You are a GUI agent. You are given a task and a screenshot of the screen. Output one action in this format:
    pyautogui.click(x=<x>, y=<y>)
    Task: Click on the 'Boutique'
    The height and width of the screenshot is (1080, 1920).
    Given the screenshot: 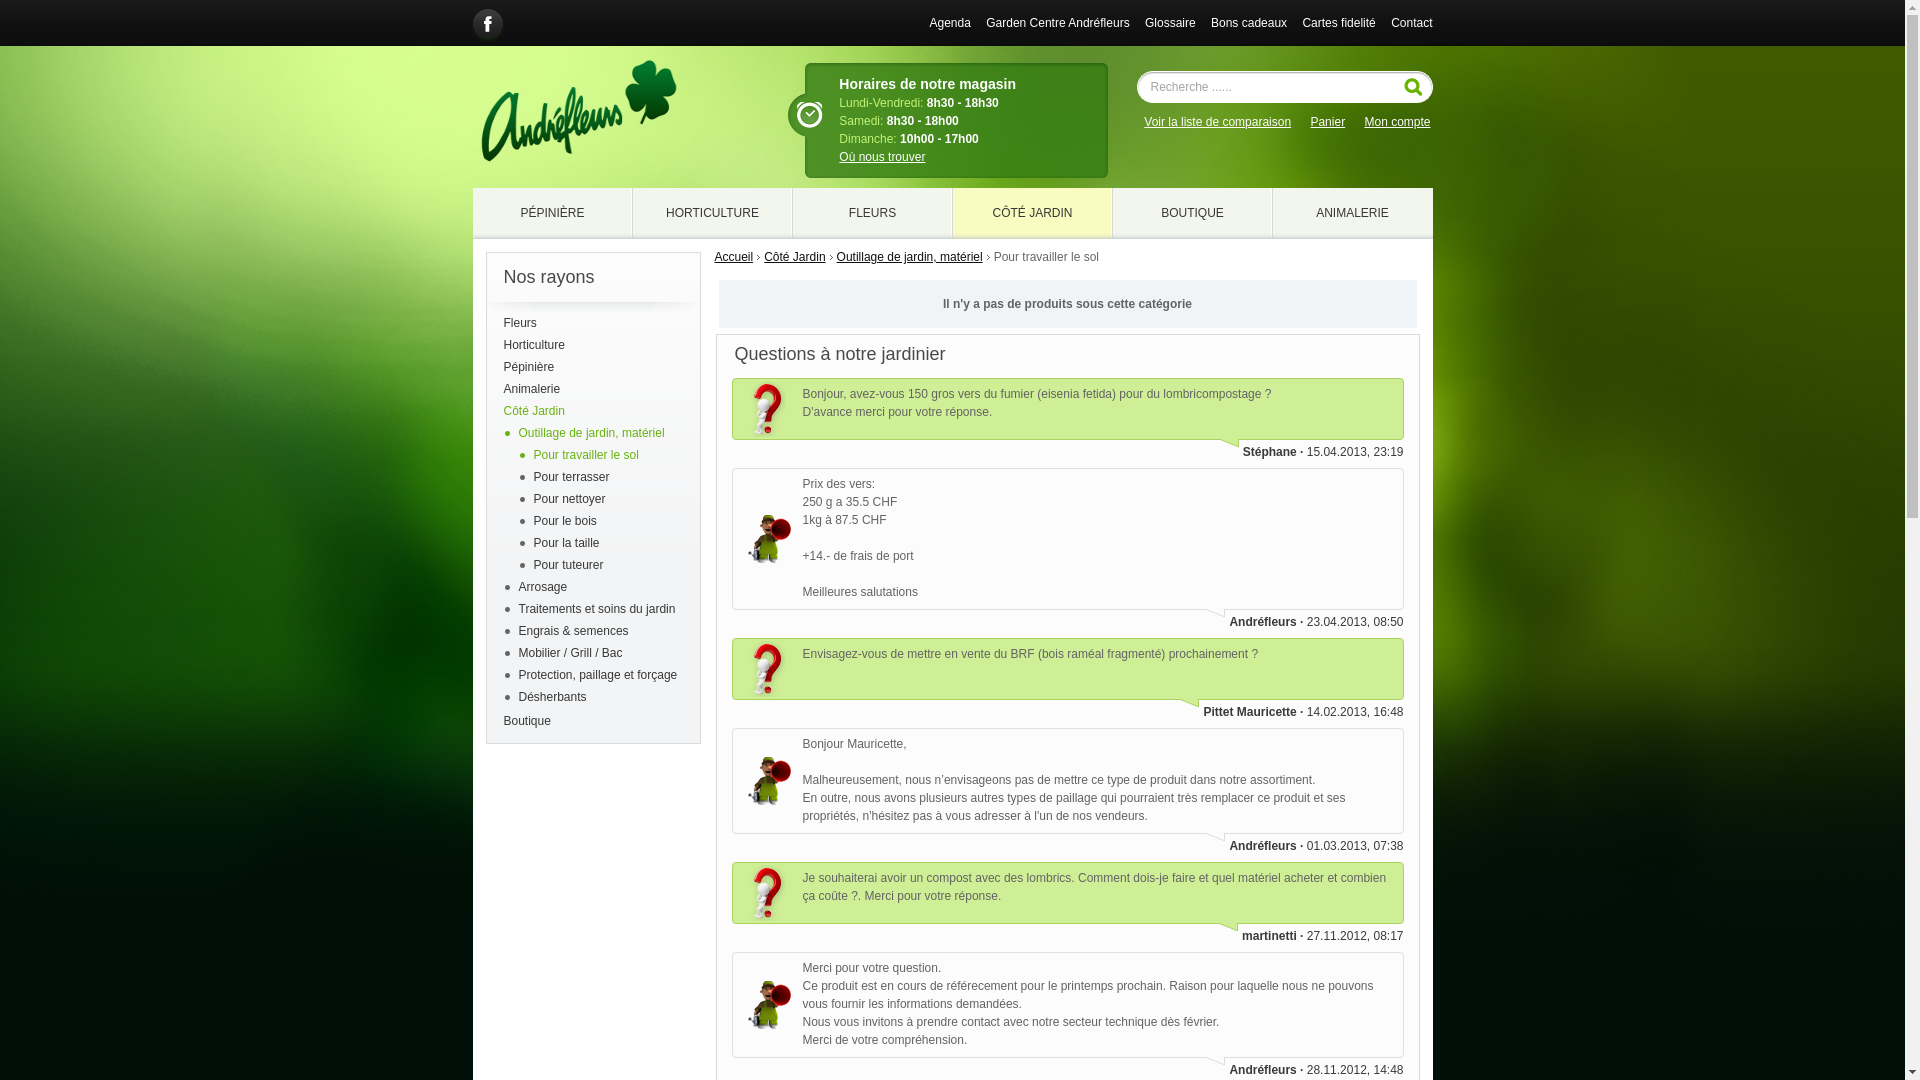 What is the action you would take?
    pyautogui.click(x=592, y=721)
    